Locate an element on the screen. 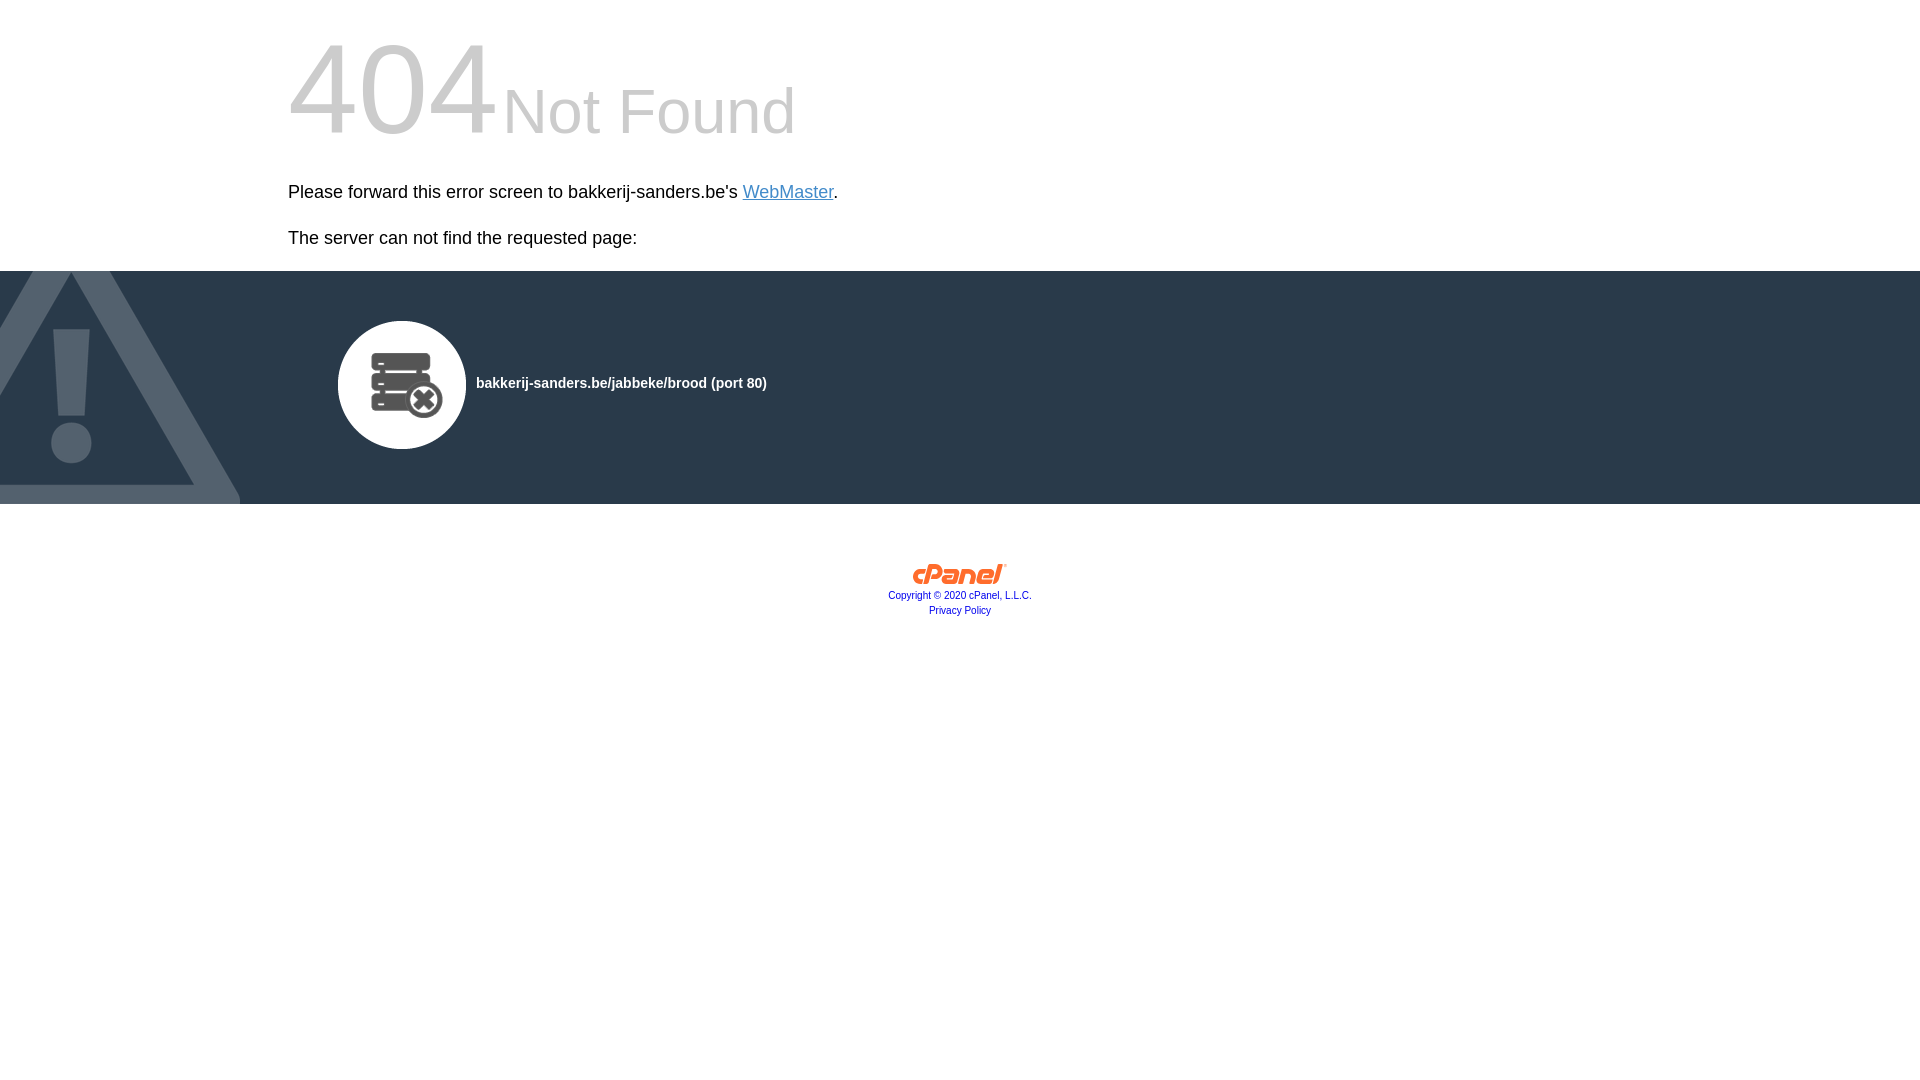  'Privacy Policy' is located at coordinates (960, 609).